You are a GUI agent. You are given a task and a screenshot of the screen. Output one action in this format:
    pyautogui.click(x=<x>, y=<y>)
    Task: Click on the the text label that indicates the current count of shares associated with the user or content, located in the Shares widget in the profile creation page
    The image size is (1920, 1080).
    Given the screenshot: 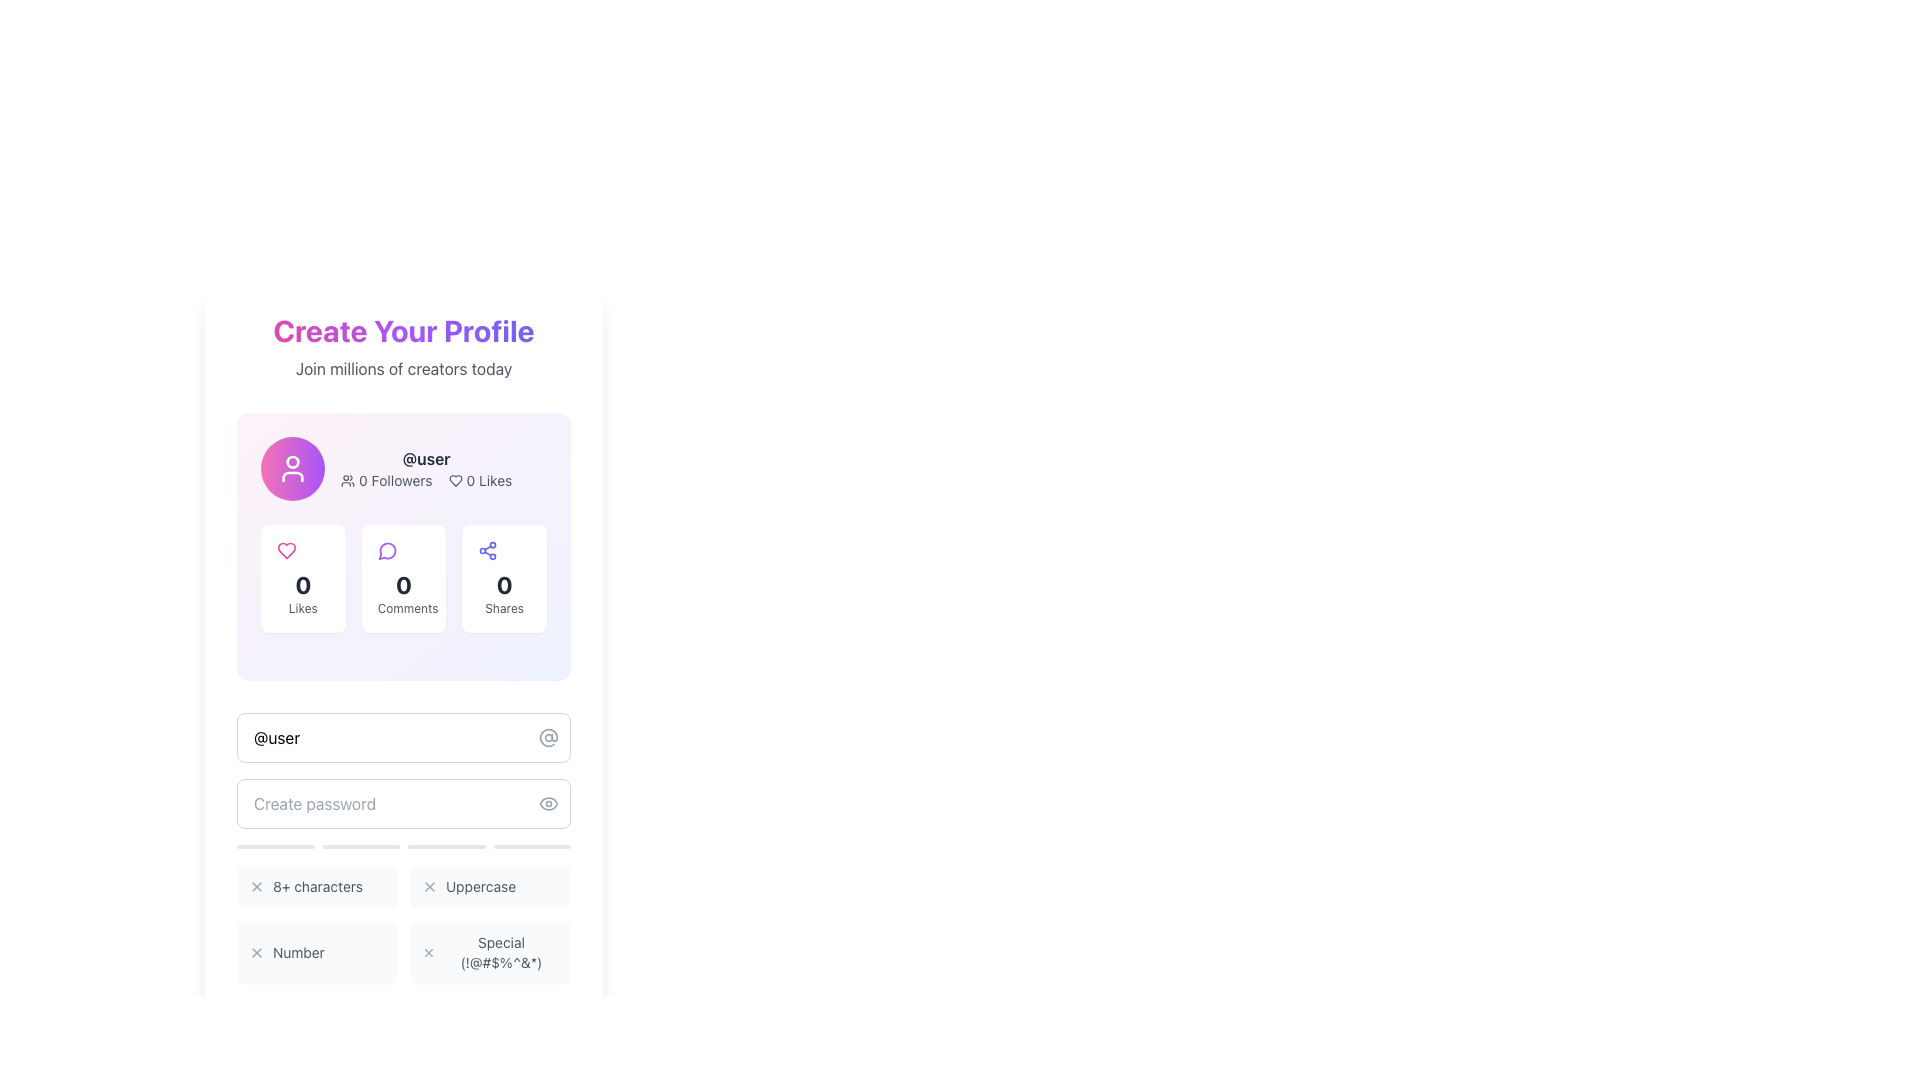 What is the action you would take?
    pyautogui.click(x=504, y=585)
    